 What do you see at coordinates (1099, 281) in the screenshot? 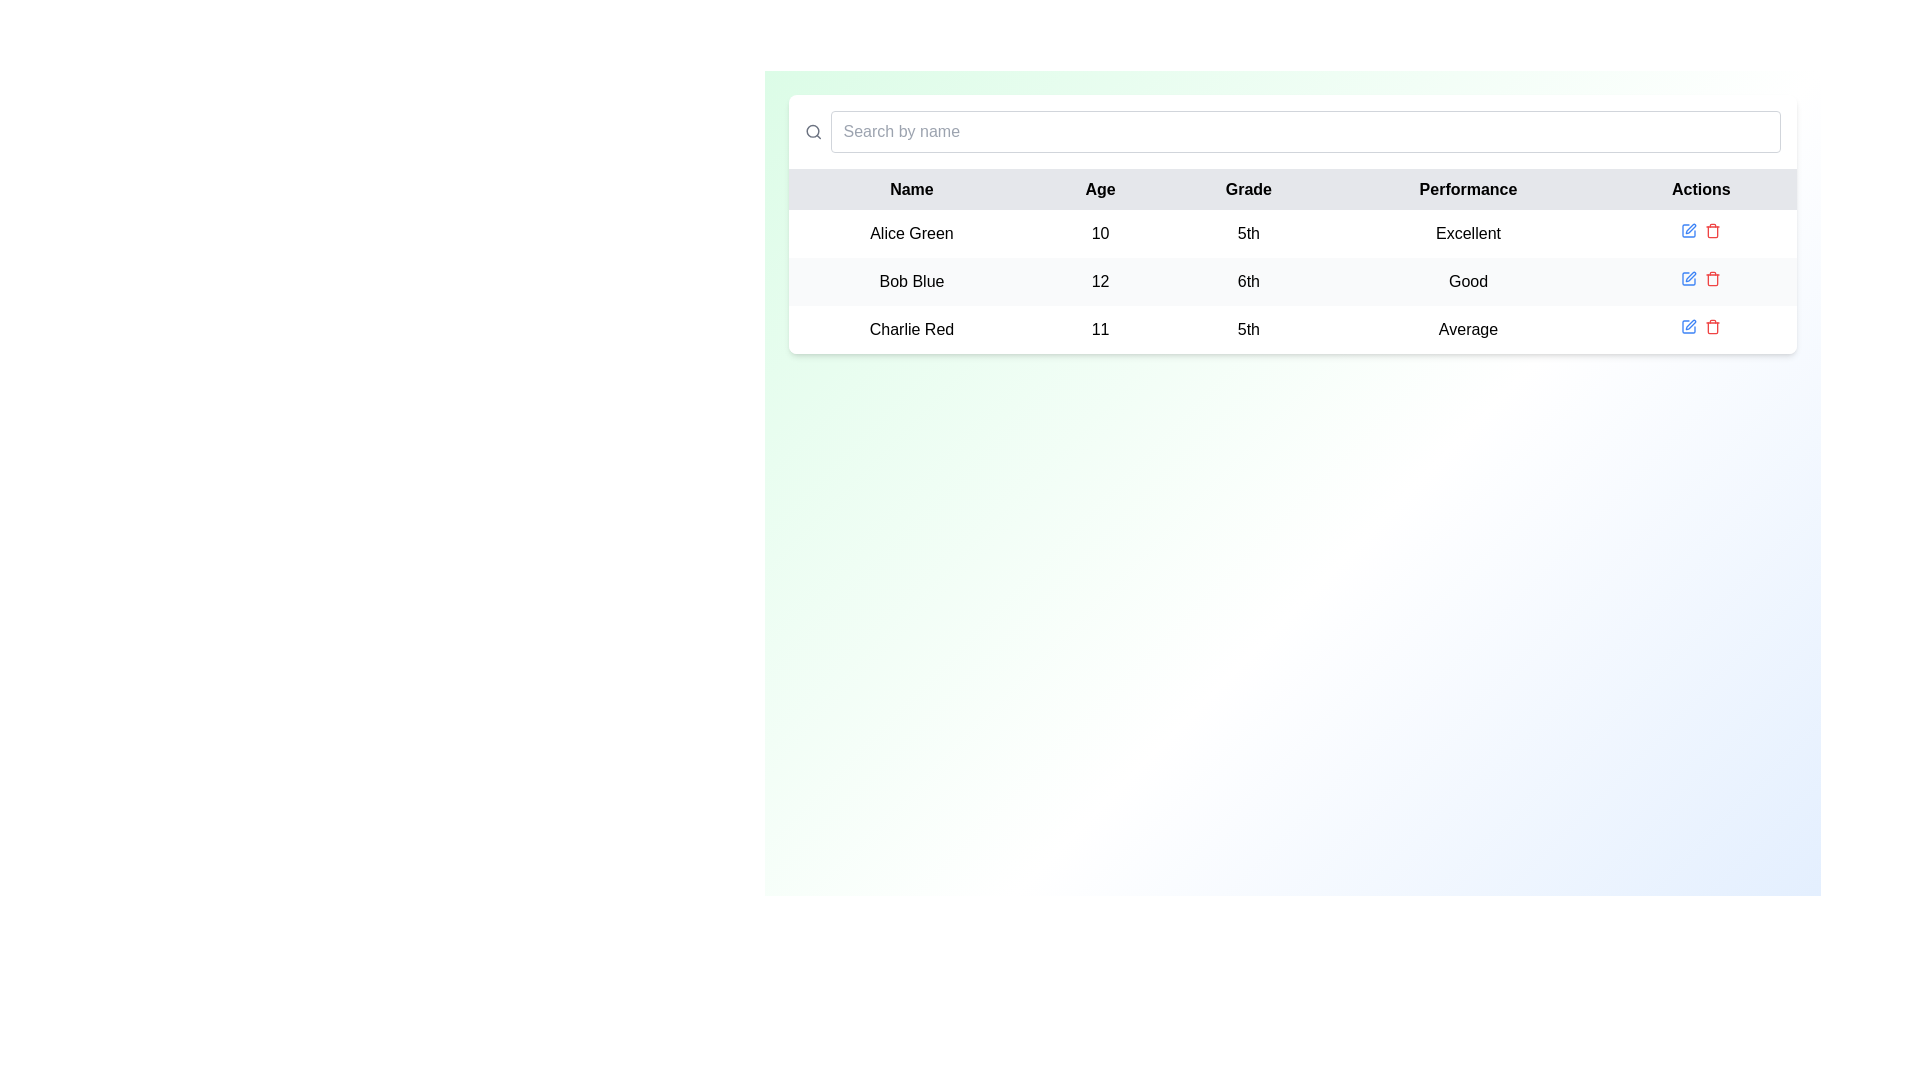
I see `the table cell displaying the age '12' for individual 'Bob Blue', located in the second row and second column of the table` at bounding box center [1099, 281].